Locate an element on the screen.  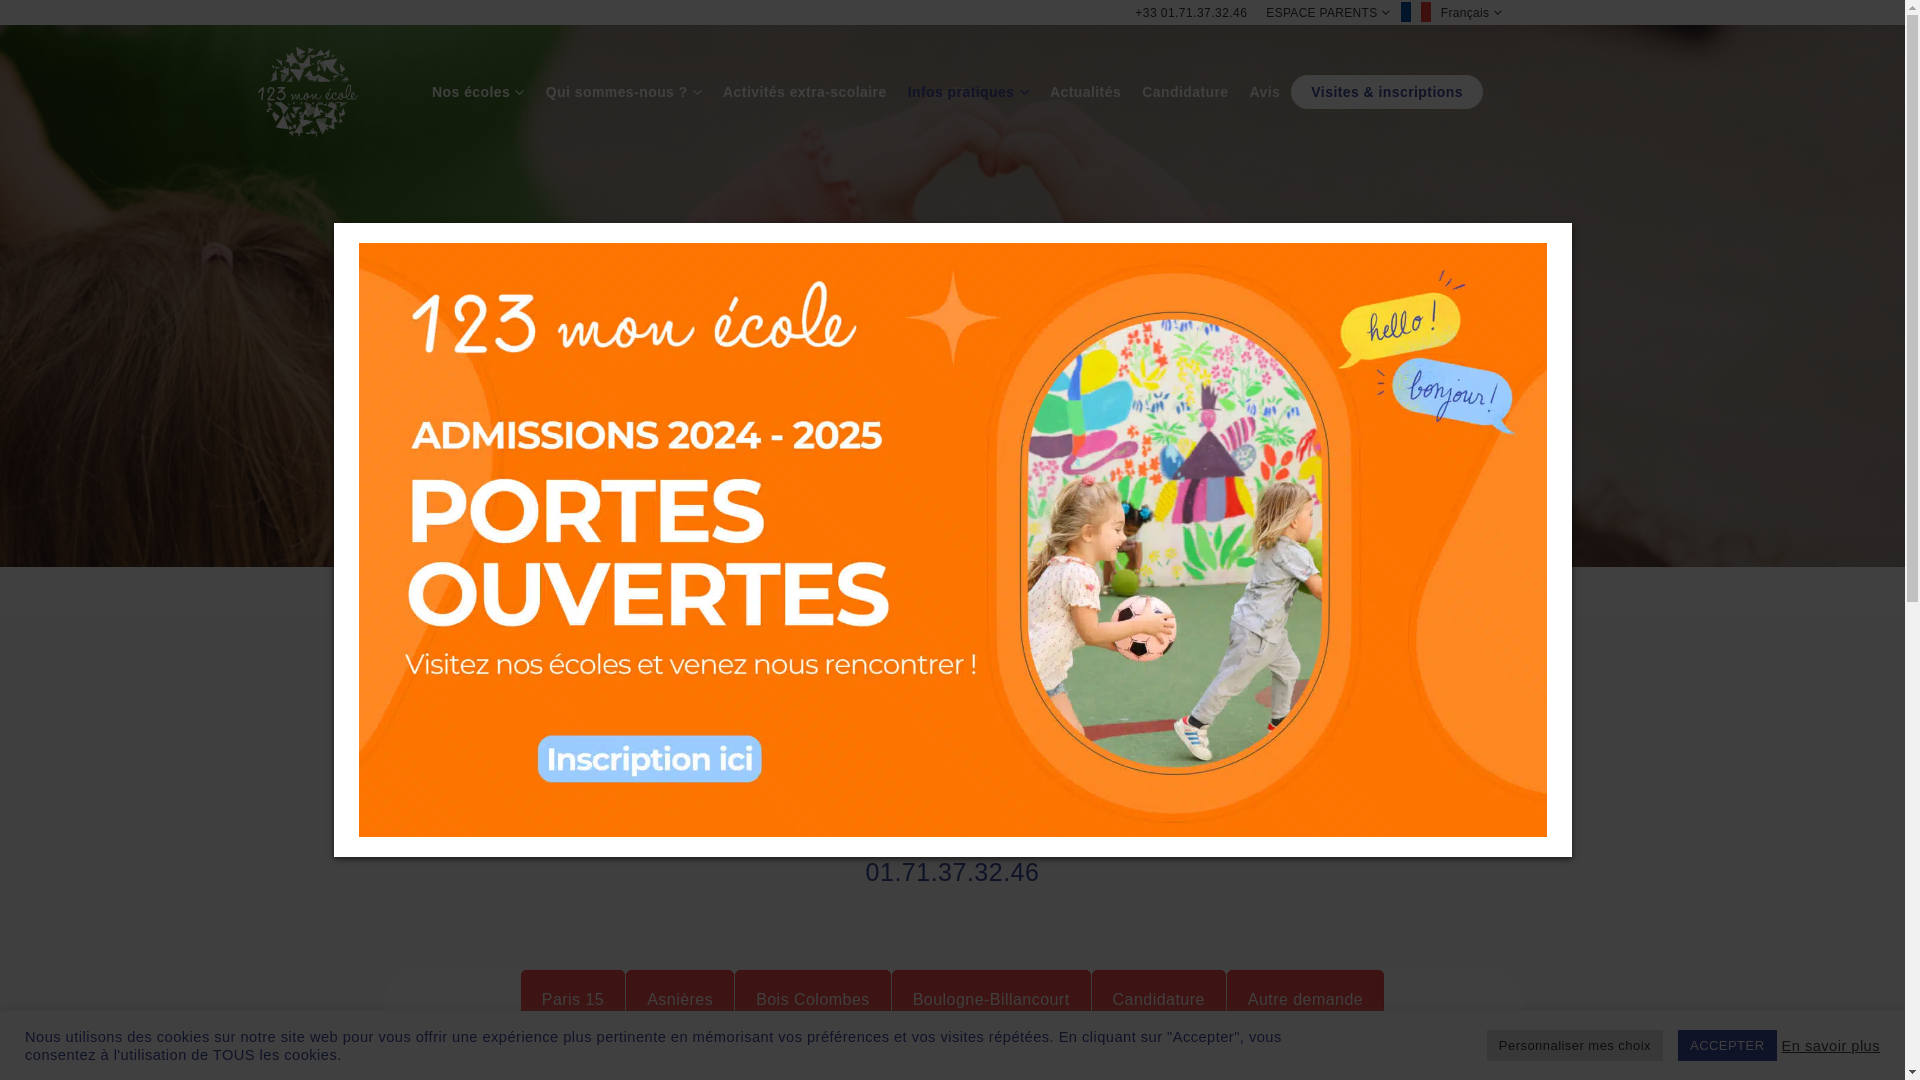
'Autre demande' is located at coordinates (1305, 999).